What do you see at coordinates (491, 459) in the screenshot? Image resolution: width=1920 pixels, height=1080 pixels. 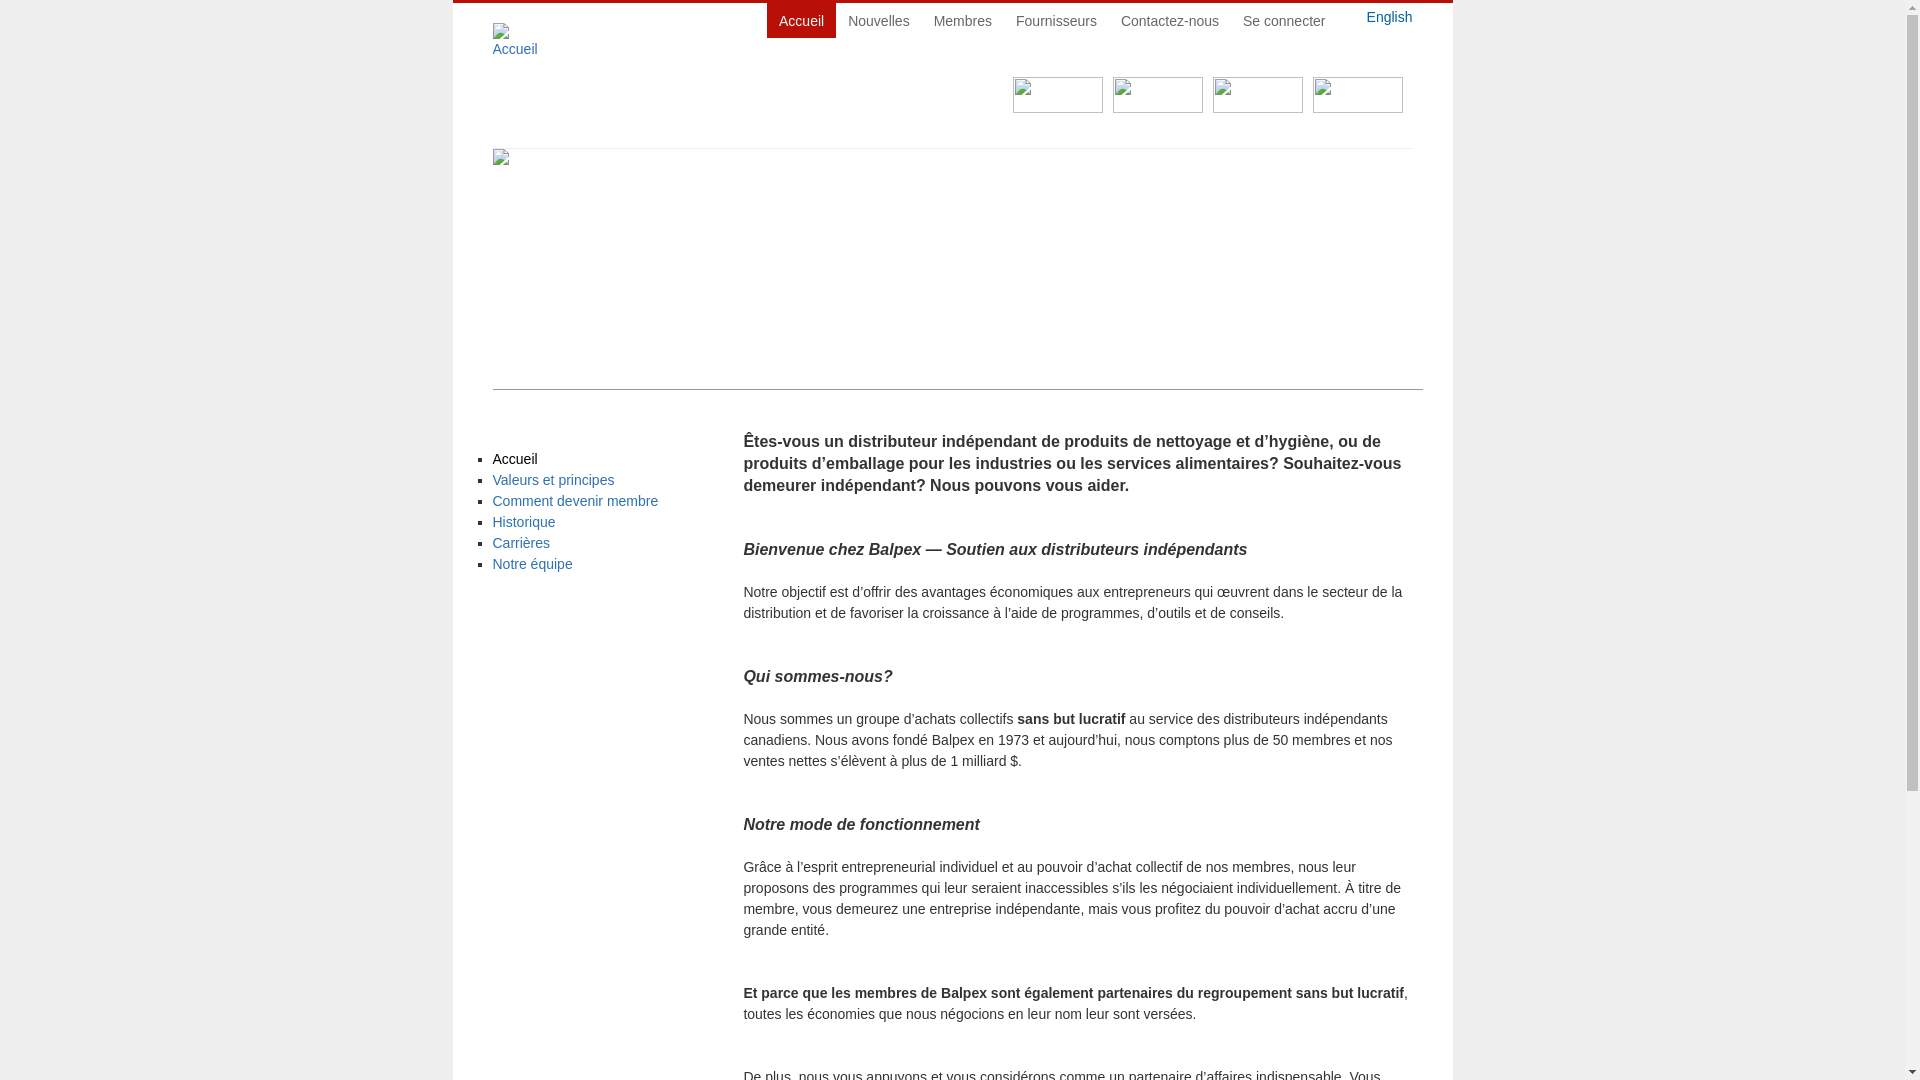 I see `'Accueil'` at bounding box center [491, 459].